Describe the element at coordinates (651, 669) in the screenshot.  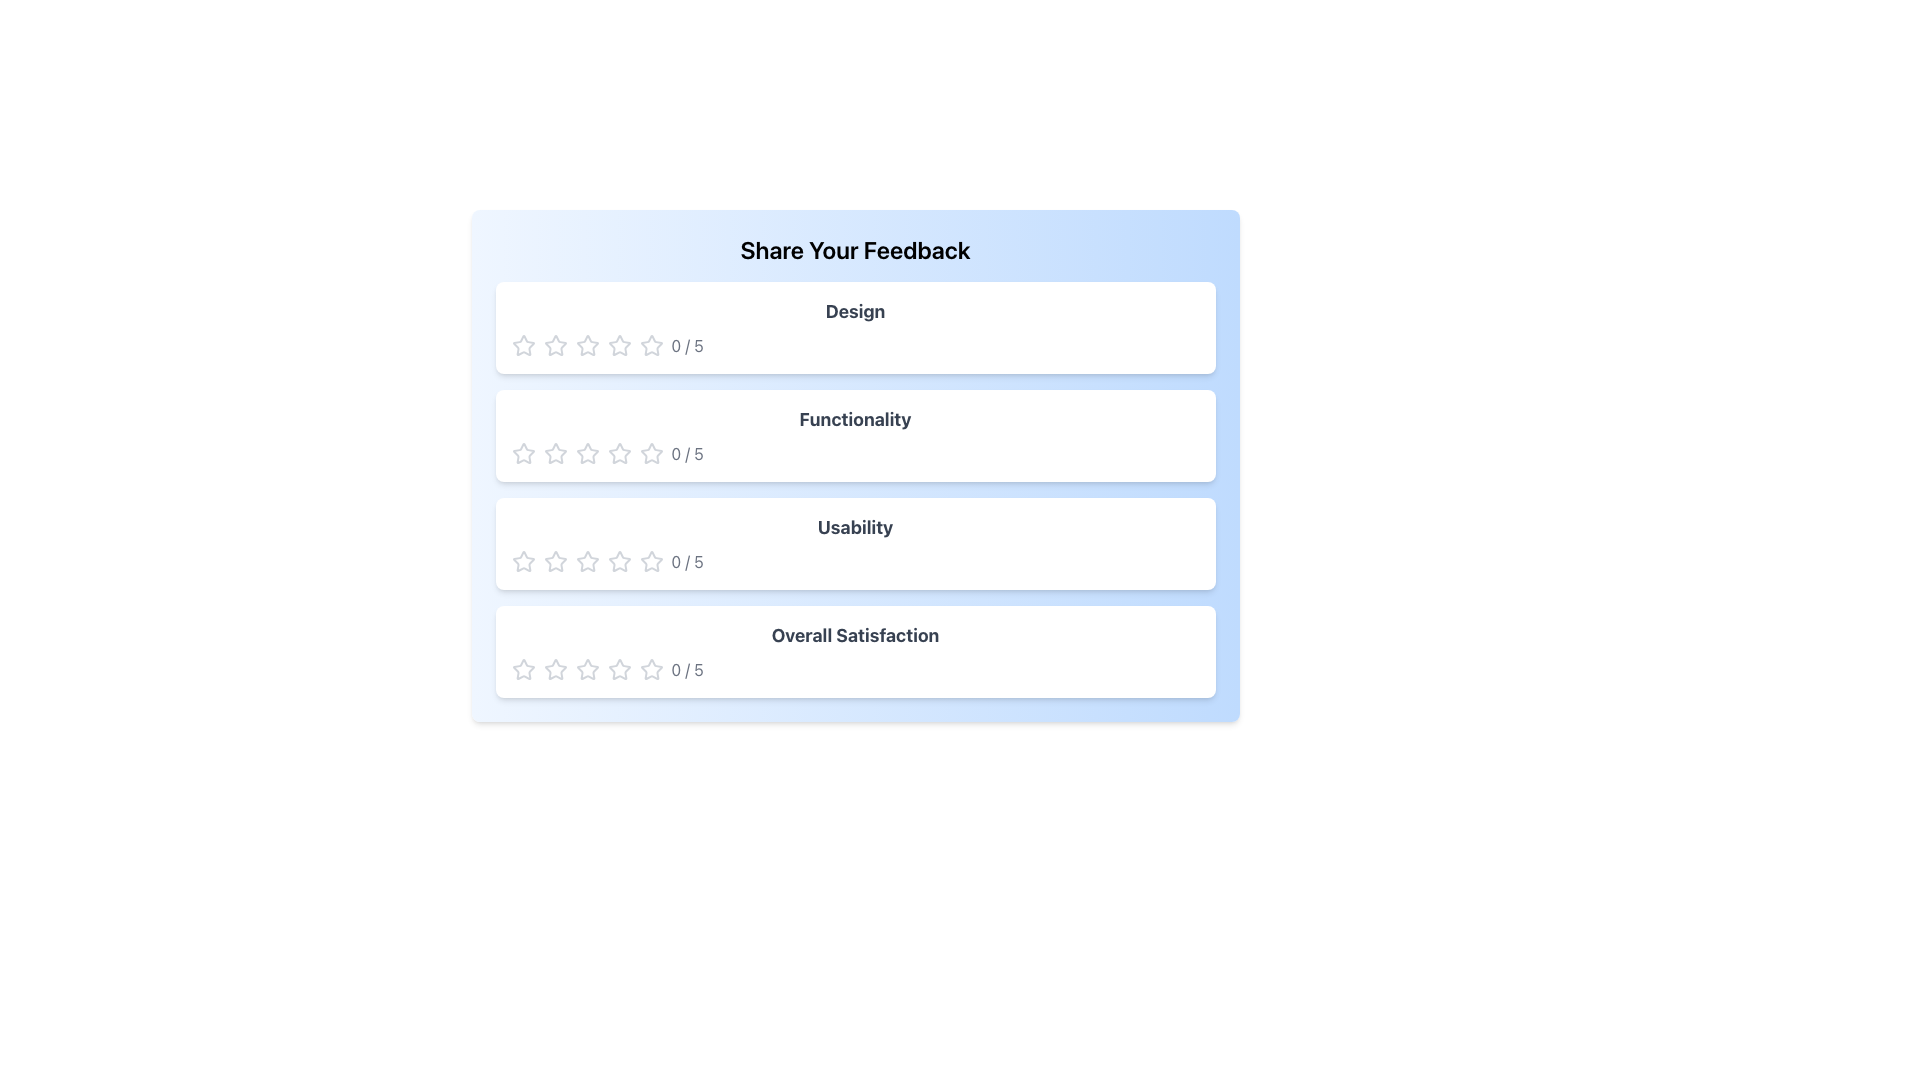
I see `the first star-shaped outline icon with a hollow center, rendered in light grey, to rate it for Overall Satisfaction` at that location.